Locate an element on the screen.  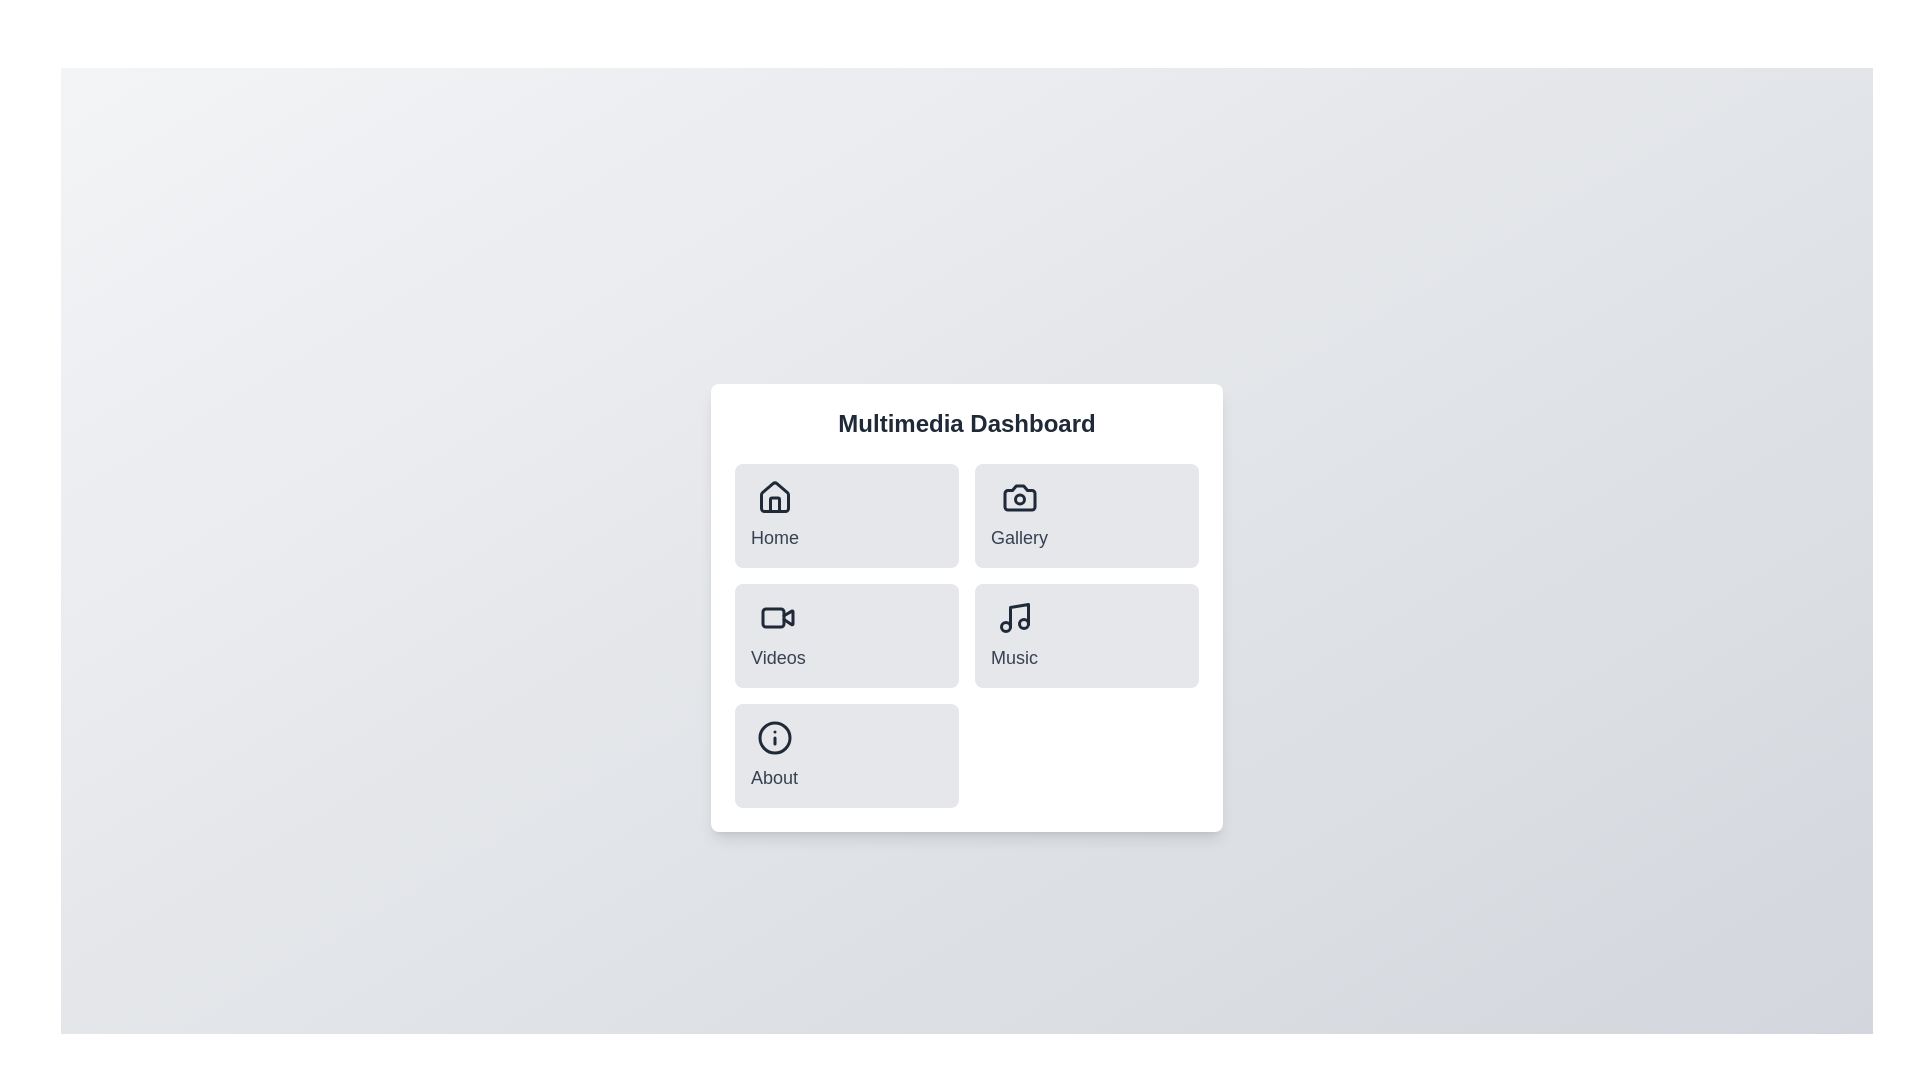
the menu item corresponding to Home is located at coordinates (773, 515).